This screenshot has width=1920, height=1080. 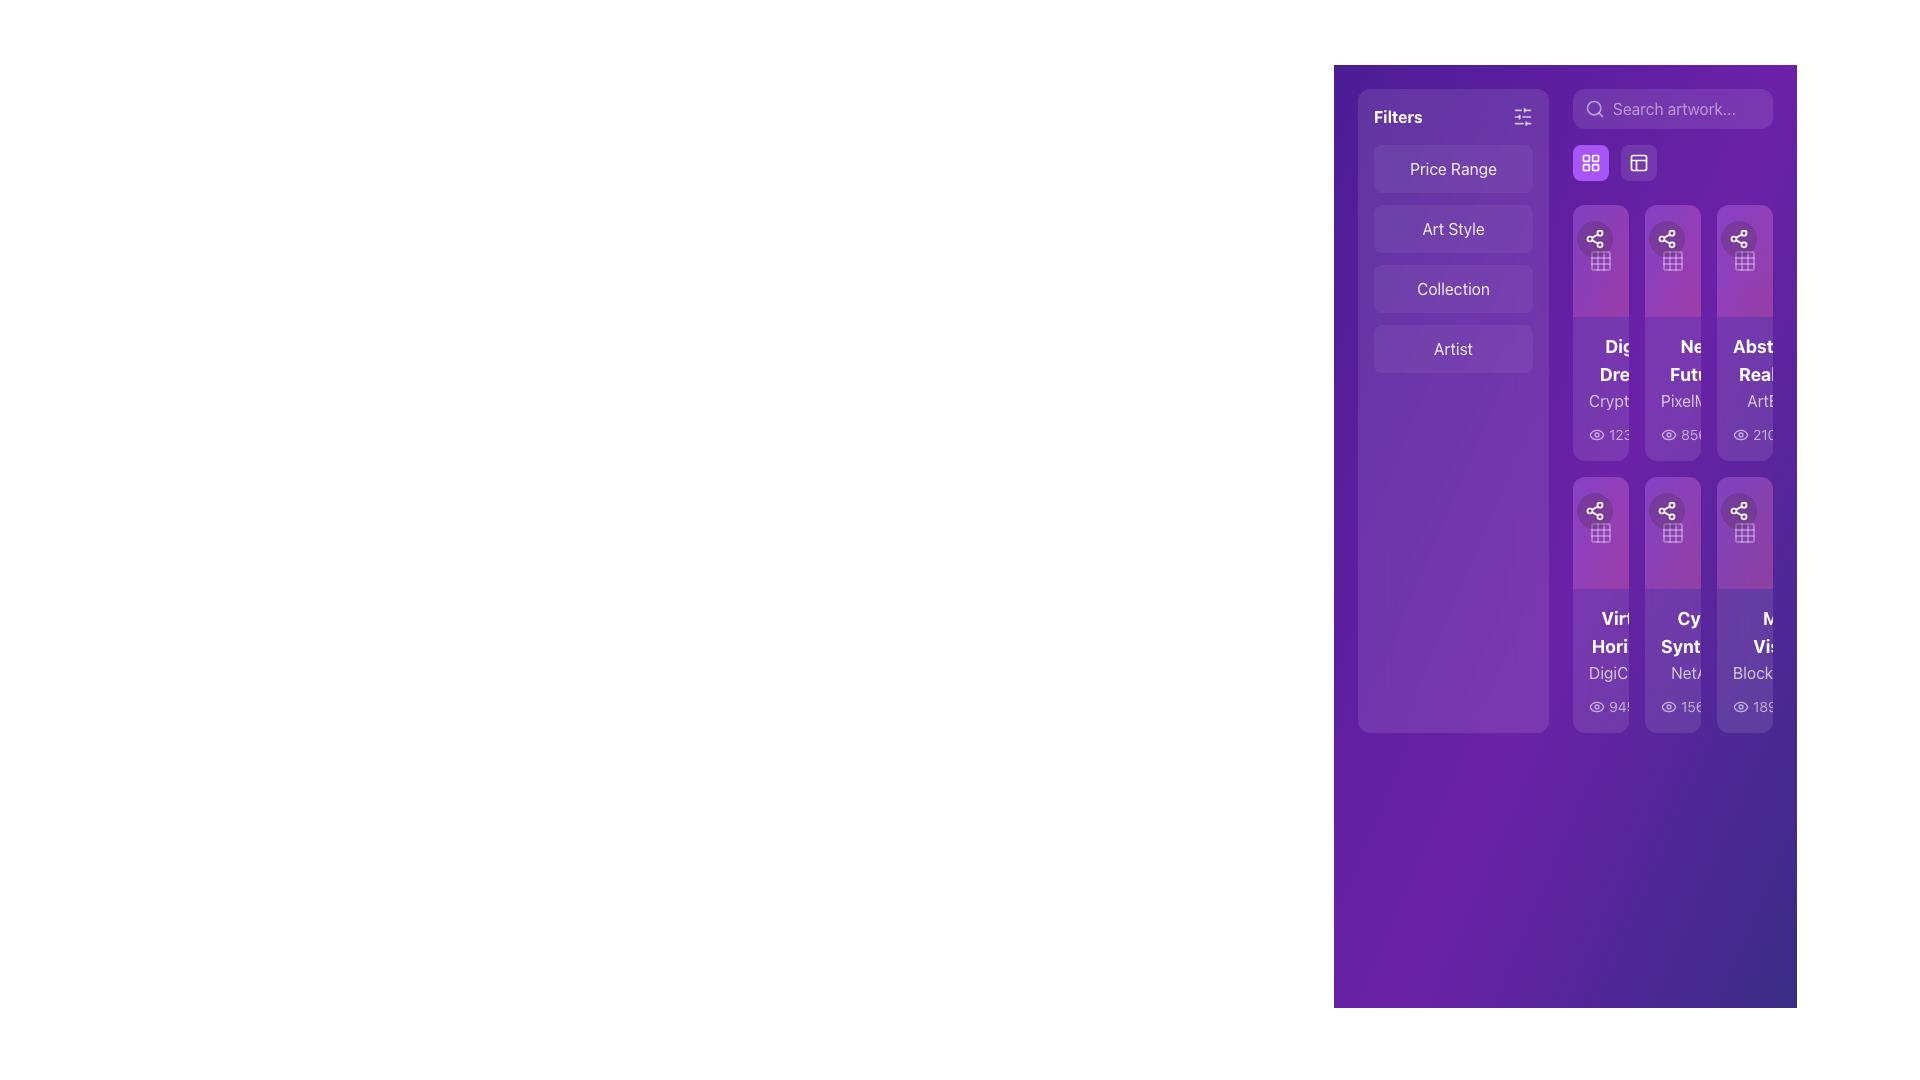 What do you see at coordinates (1744, 531) in the screenshot?
I see `the grid layout icon, which is the second from the right in a row of interactive icons within the purple interface's right panel` at bounding box center [1744, 531].